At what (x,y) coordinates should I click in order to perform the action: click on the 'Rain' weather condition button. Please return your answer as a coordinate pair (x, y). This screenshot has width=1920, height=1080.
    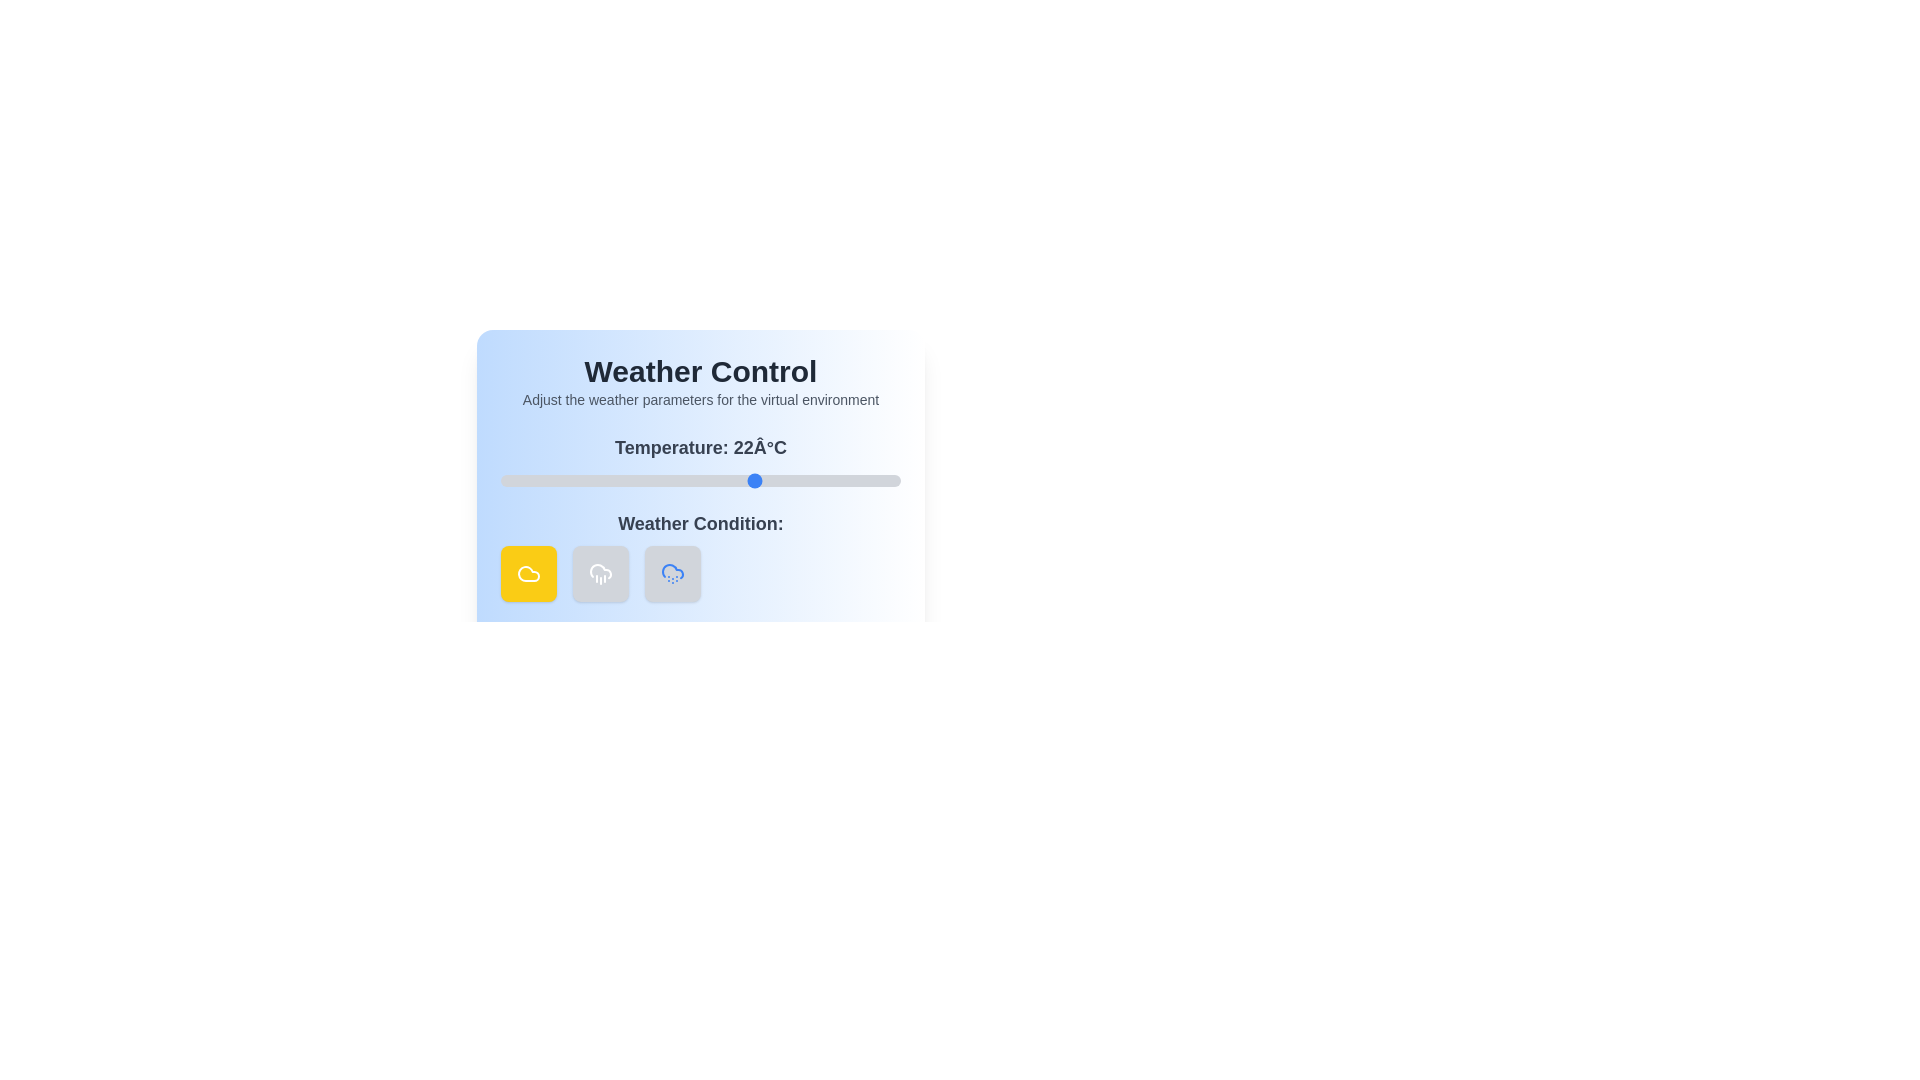
    Looking at the image, I should click on (599, 574).